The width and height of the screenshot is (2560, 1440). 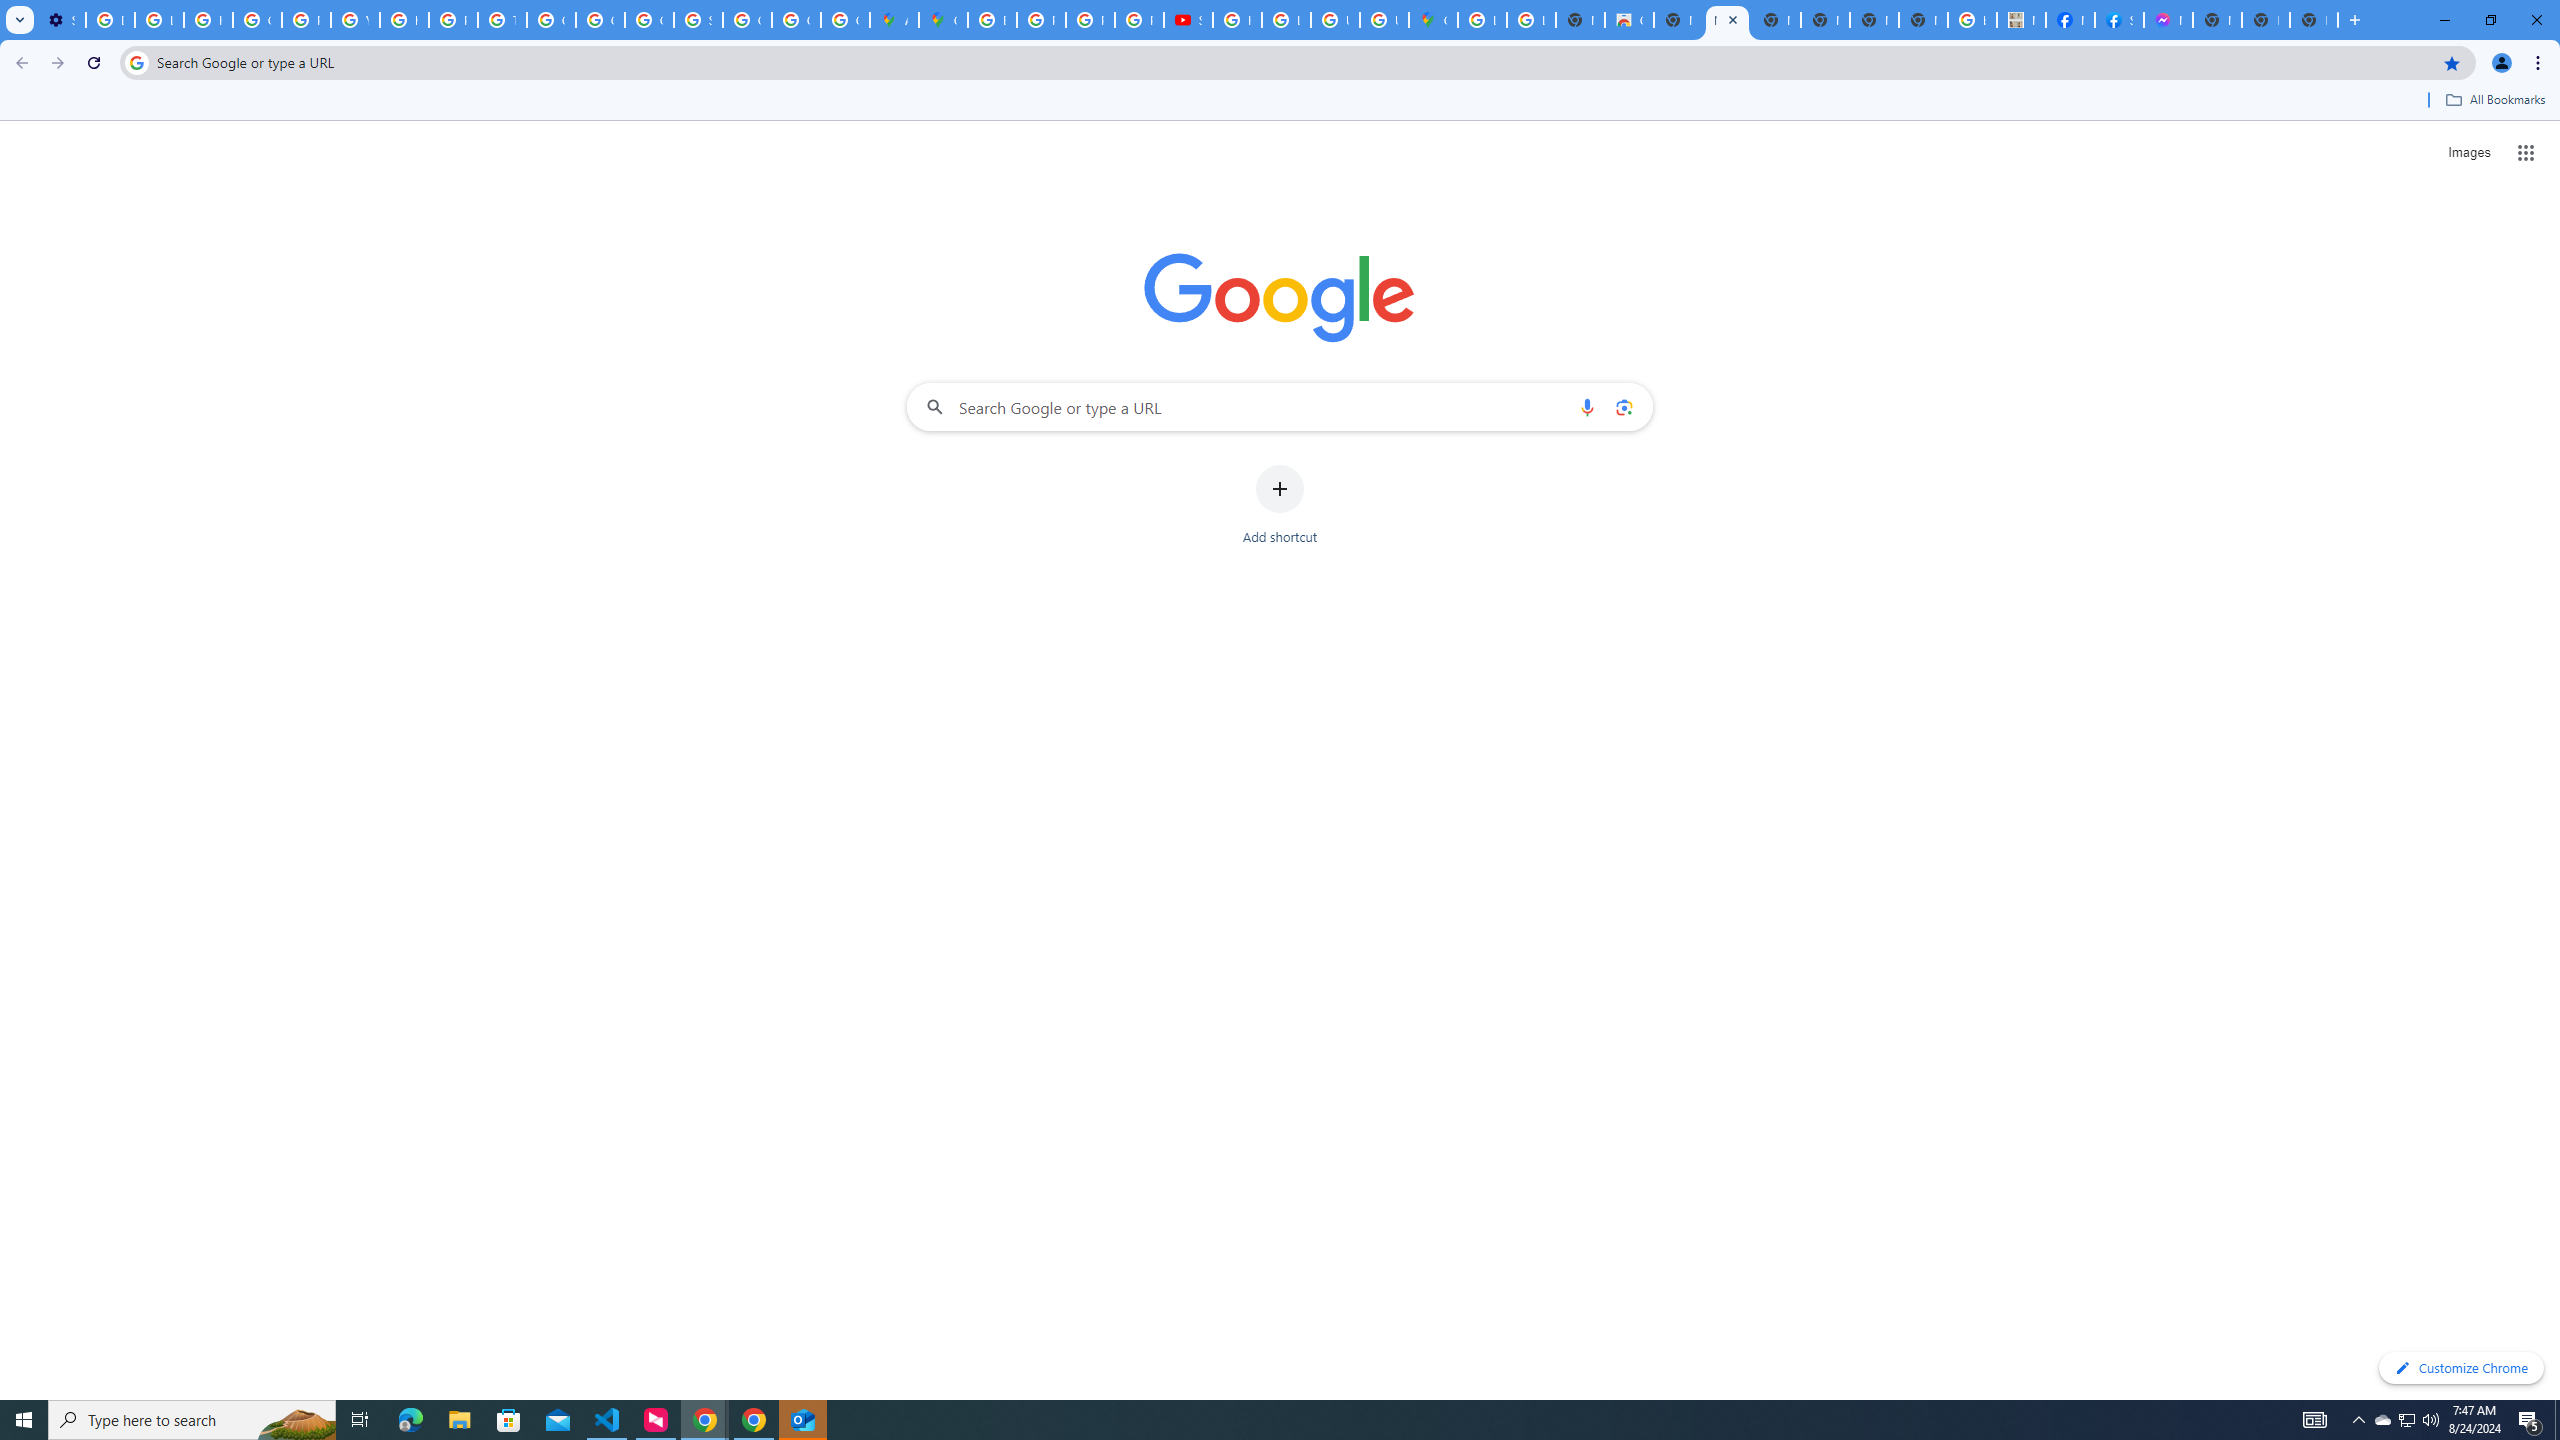 I want to click on 'Blogger Policies and Guidelines - Transparency Center', so click(x=992, y=19).